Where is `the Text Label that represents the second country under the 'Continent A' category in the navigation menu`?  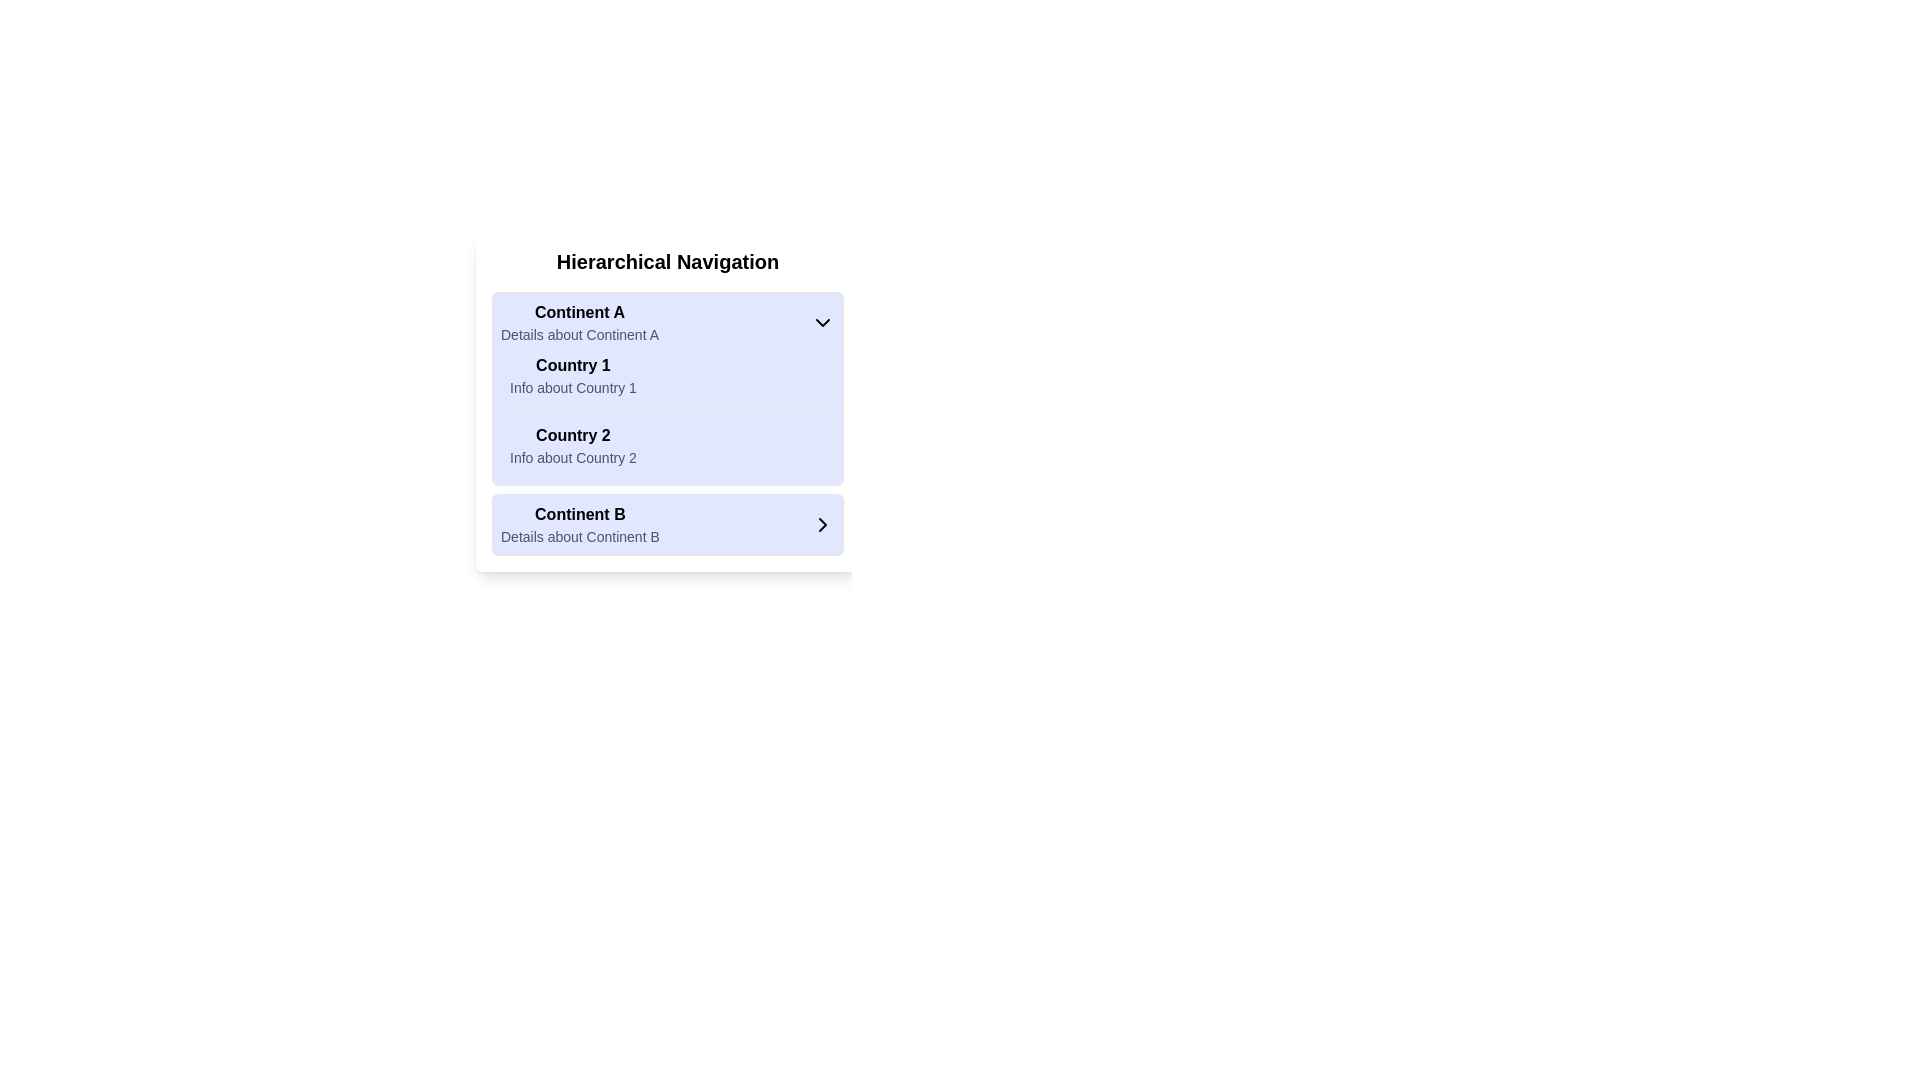
the Text Label that represents the second country under the 'Continent A' category in the navigation menu is located at coordinates (572, 434).